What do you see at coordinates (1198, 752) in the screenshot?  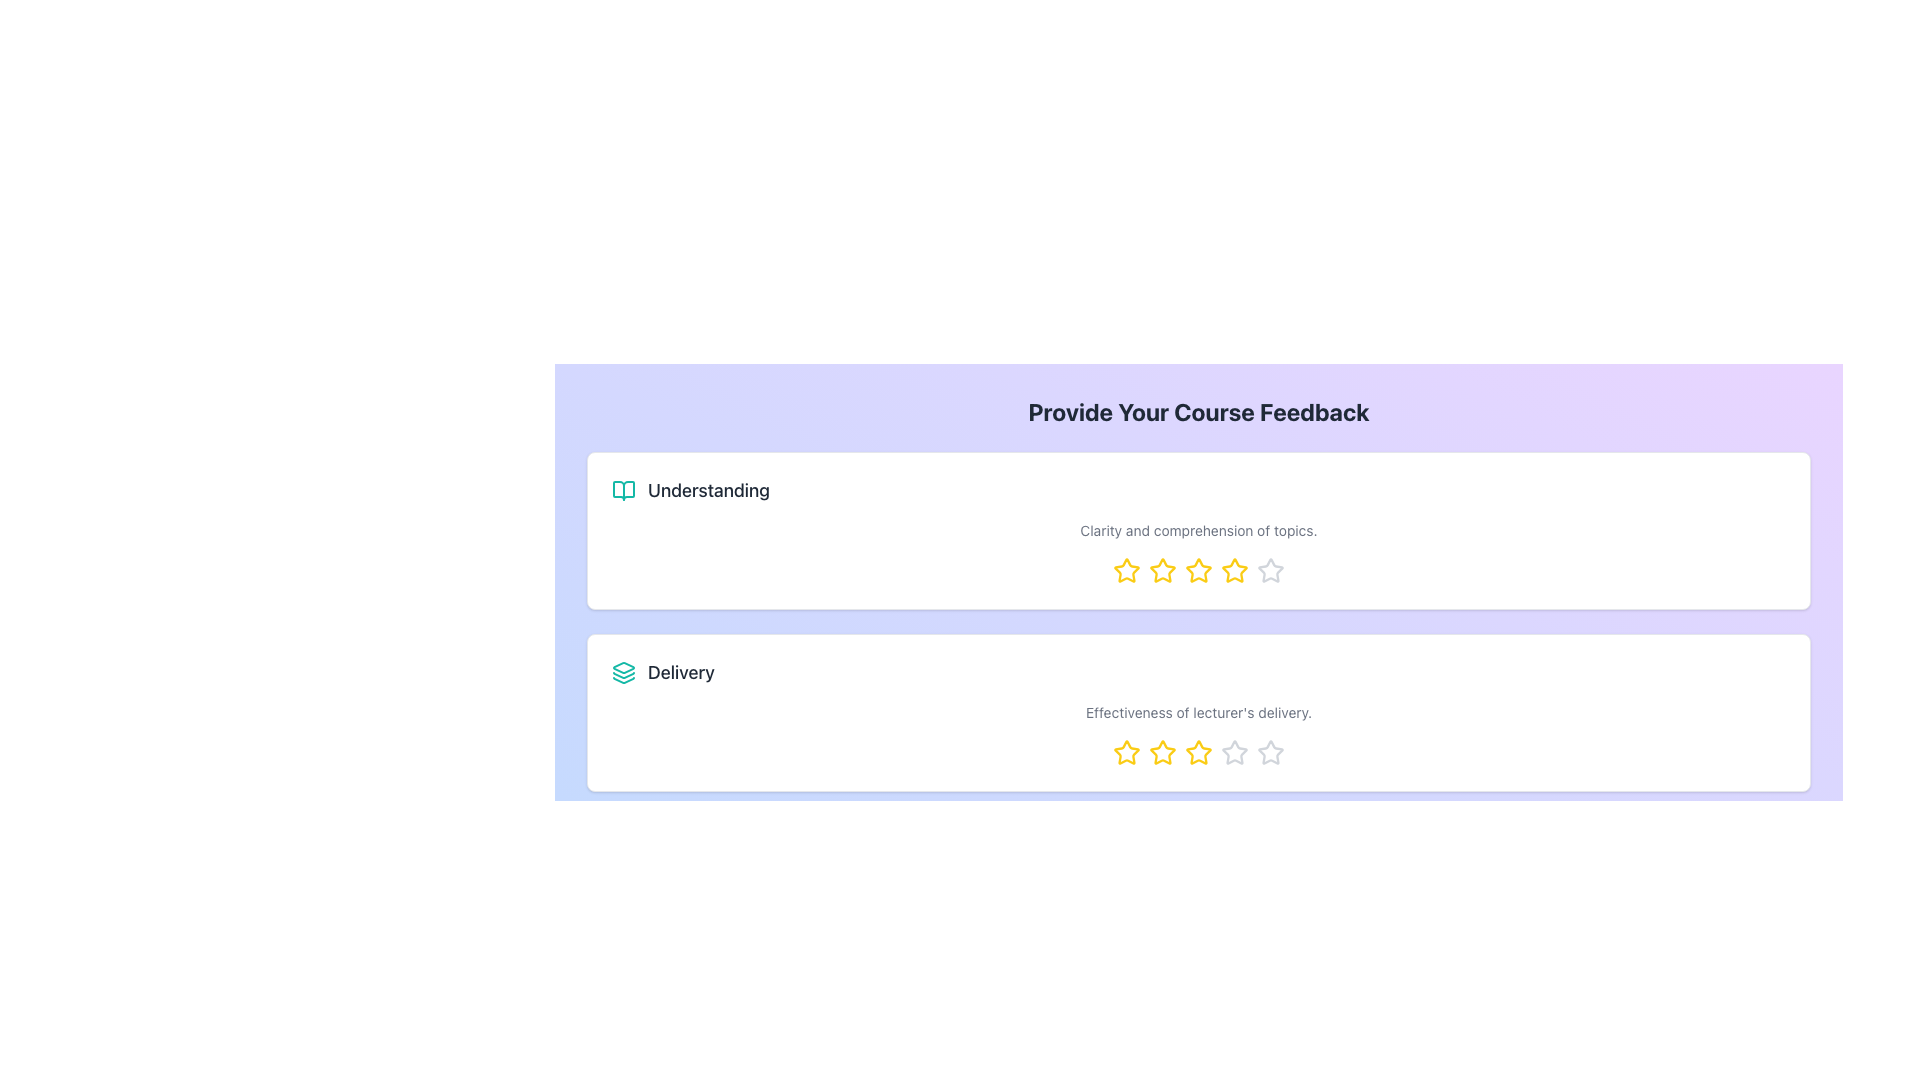 I see `the fourth star` at bounding box center [1198, 752].